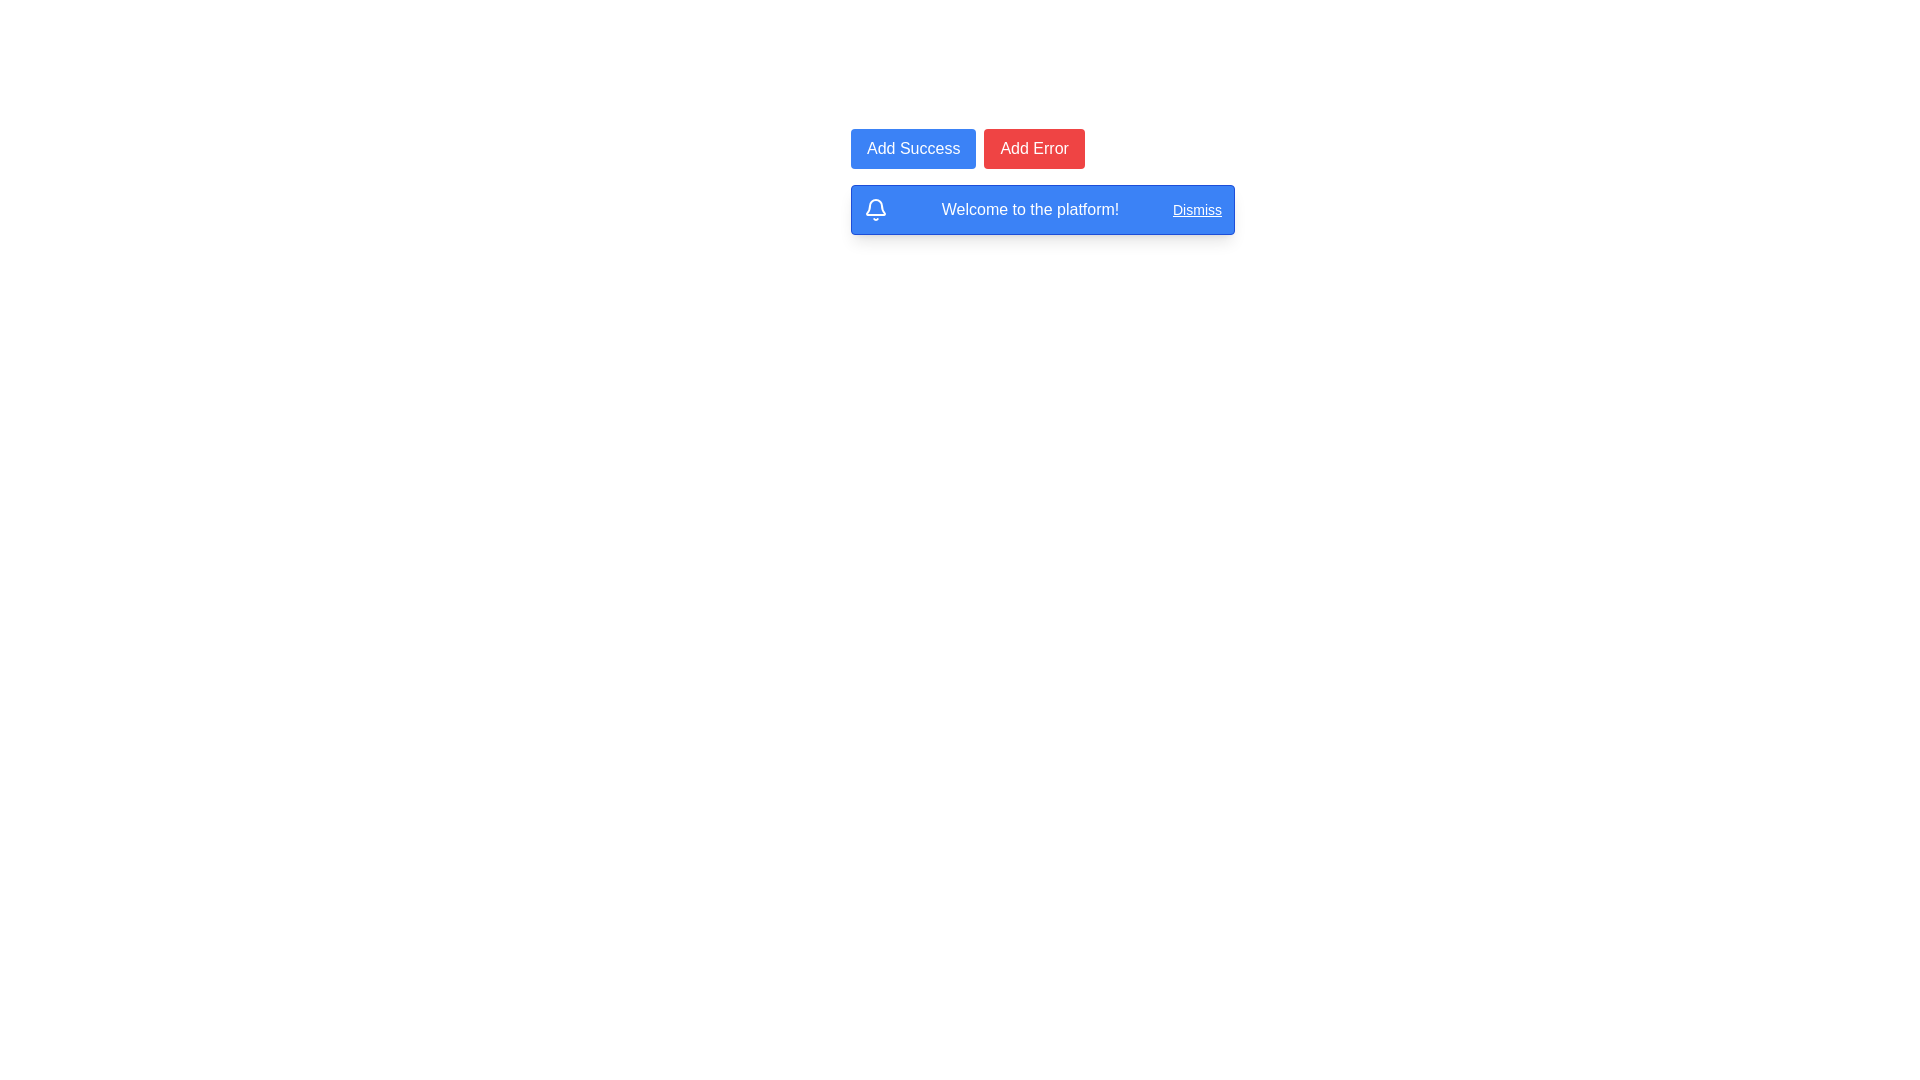  What do you see at coordinates (875, 209) in the screenshot?
I see `the Vector icon located within the blue notification box, which is the first element from the left preceding the text 'Welcome to the platform!'` at bounding box center [875, 209].